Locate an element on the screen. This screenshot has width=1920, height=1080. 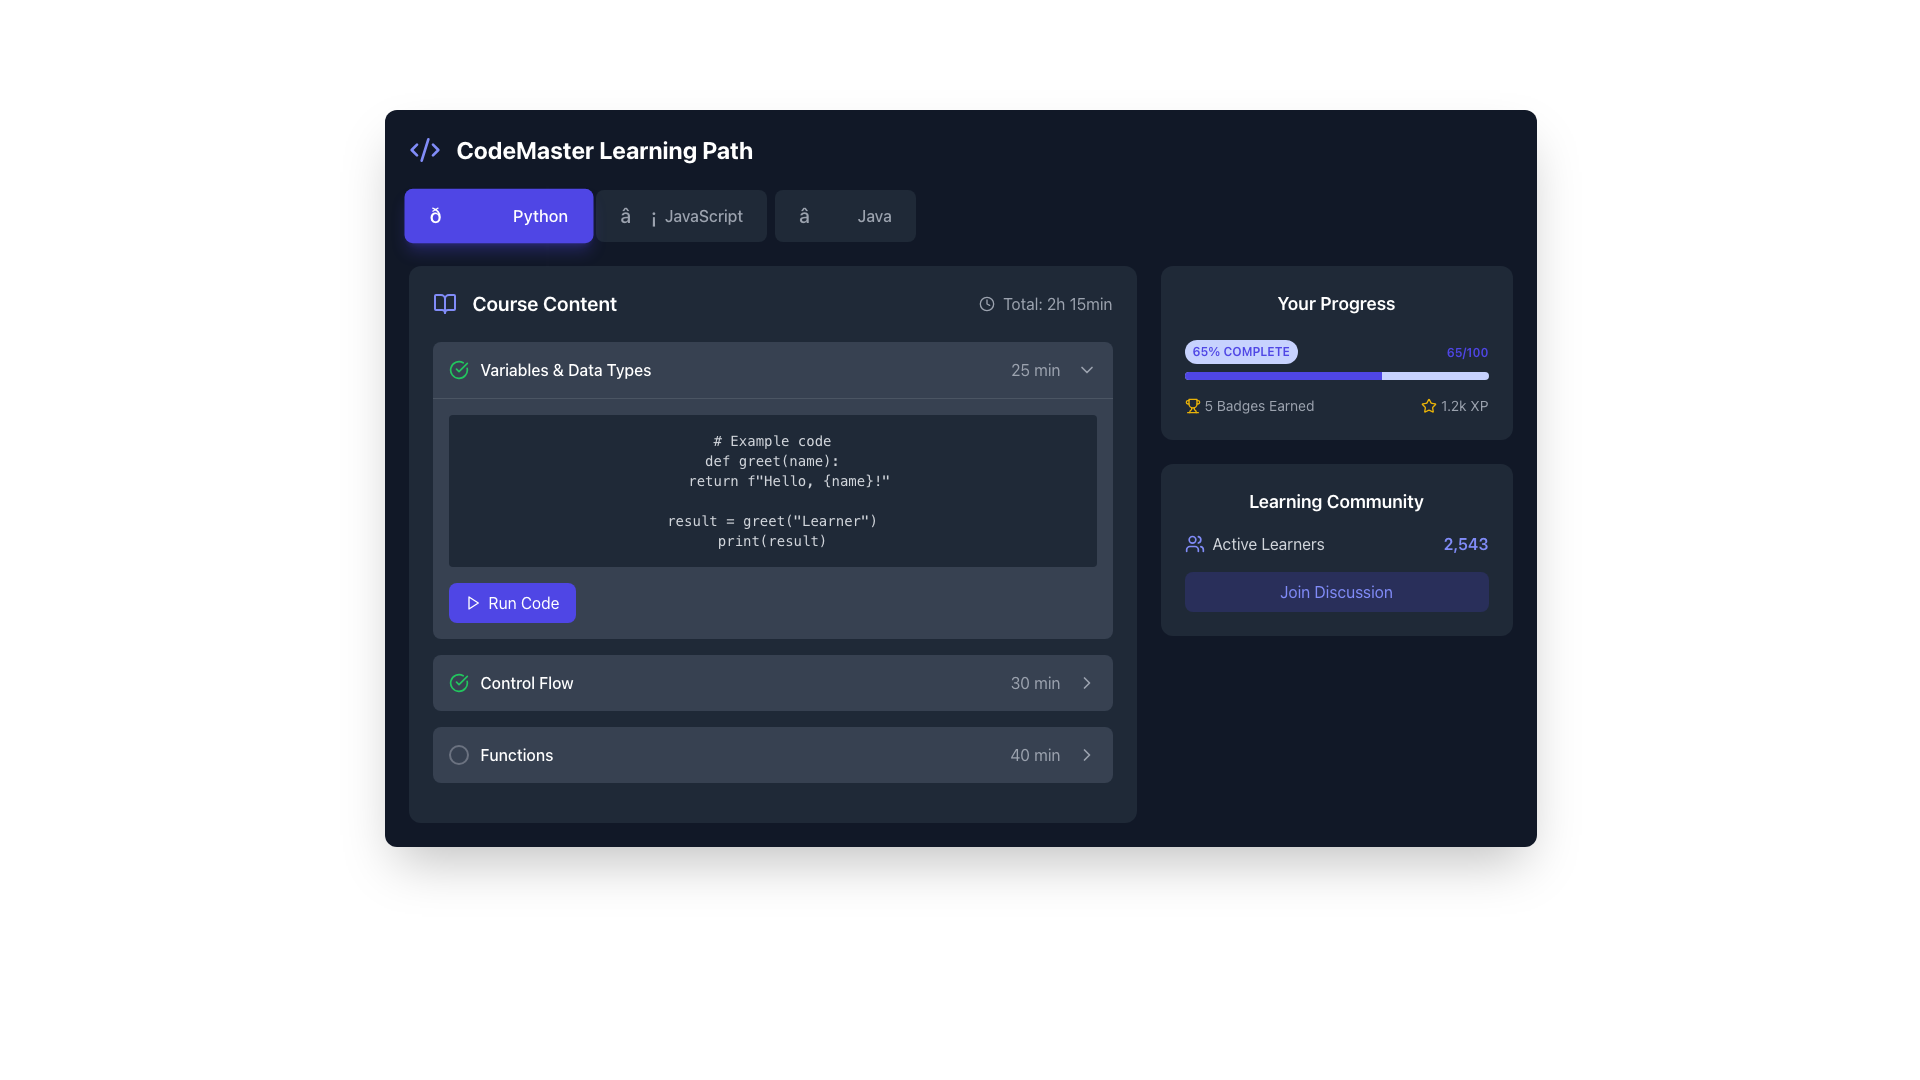
the clickable button with a label and icon located at the bottom of the 'Example code' snippet to observe any visual changes is located at coordinates (512, 601).